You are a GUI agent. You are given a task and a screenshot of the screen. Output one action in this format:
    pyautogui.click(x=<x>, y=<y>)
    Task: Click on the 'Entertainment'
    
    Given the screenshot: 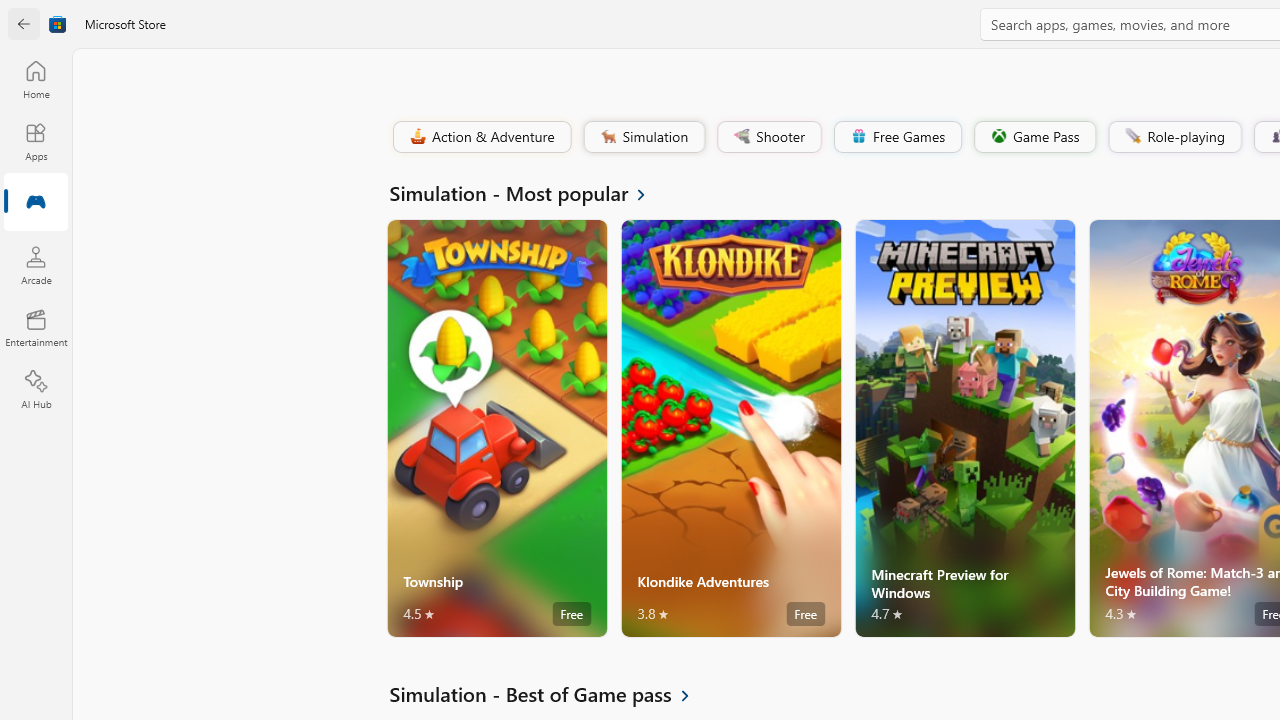 What is the action you would take?
    pyautogui.click(x=35, y=326)
    